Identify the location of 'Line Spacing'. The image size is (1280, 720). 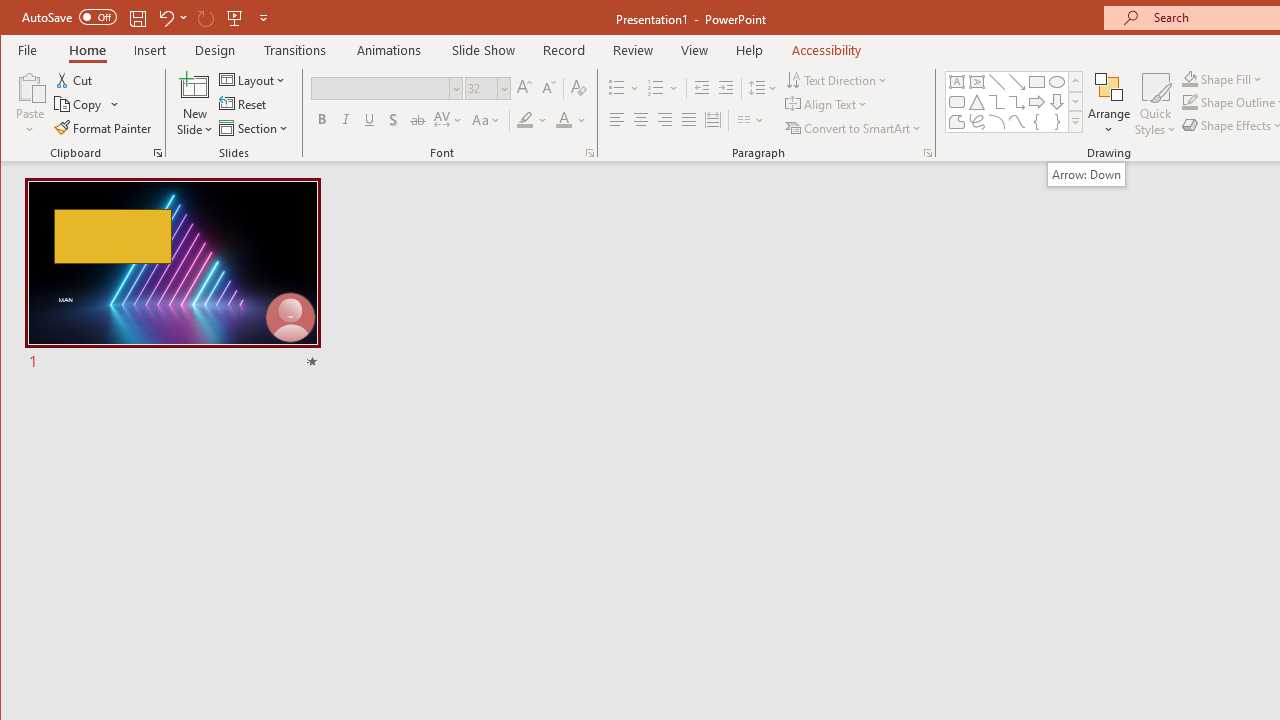
(763, 87).